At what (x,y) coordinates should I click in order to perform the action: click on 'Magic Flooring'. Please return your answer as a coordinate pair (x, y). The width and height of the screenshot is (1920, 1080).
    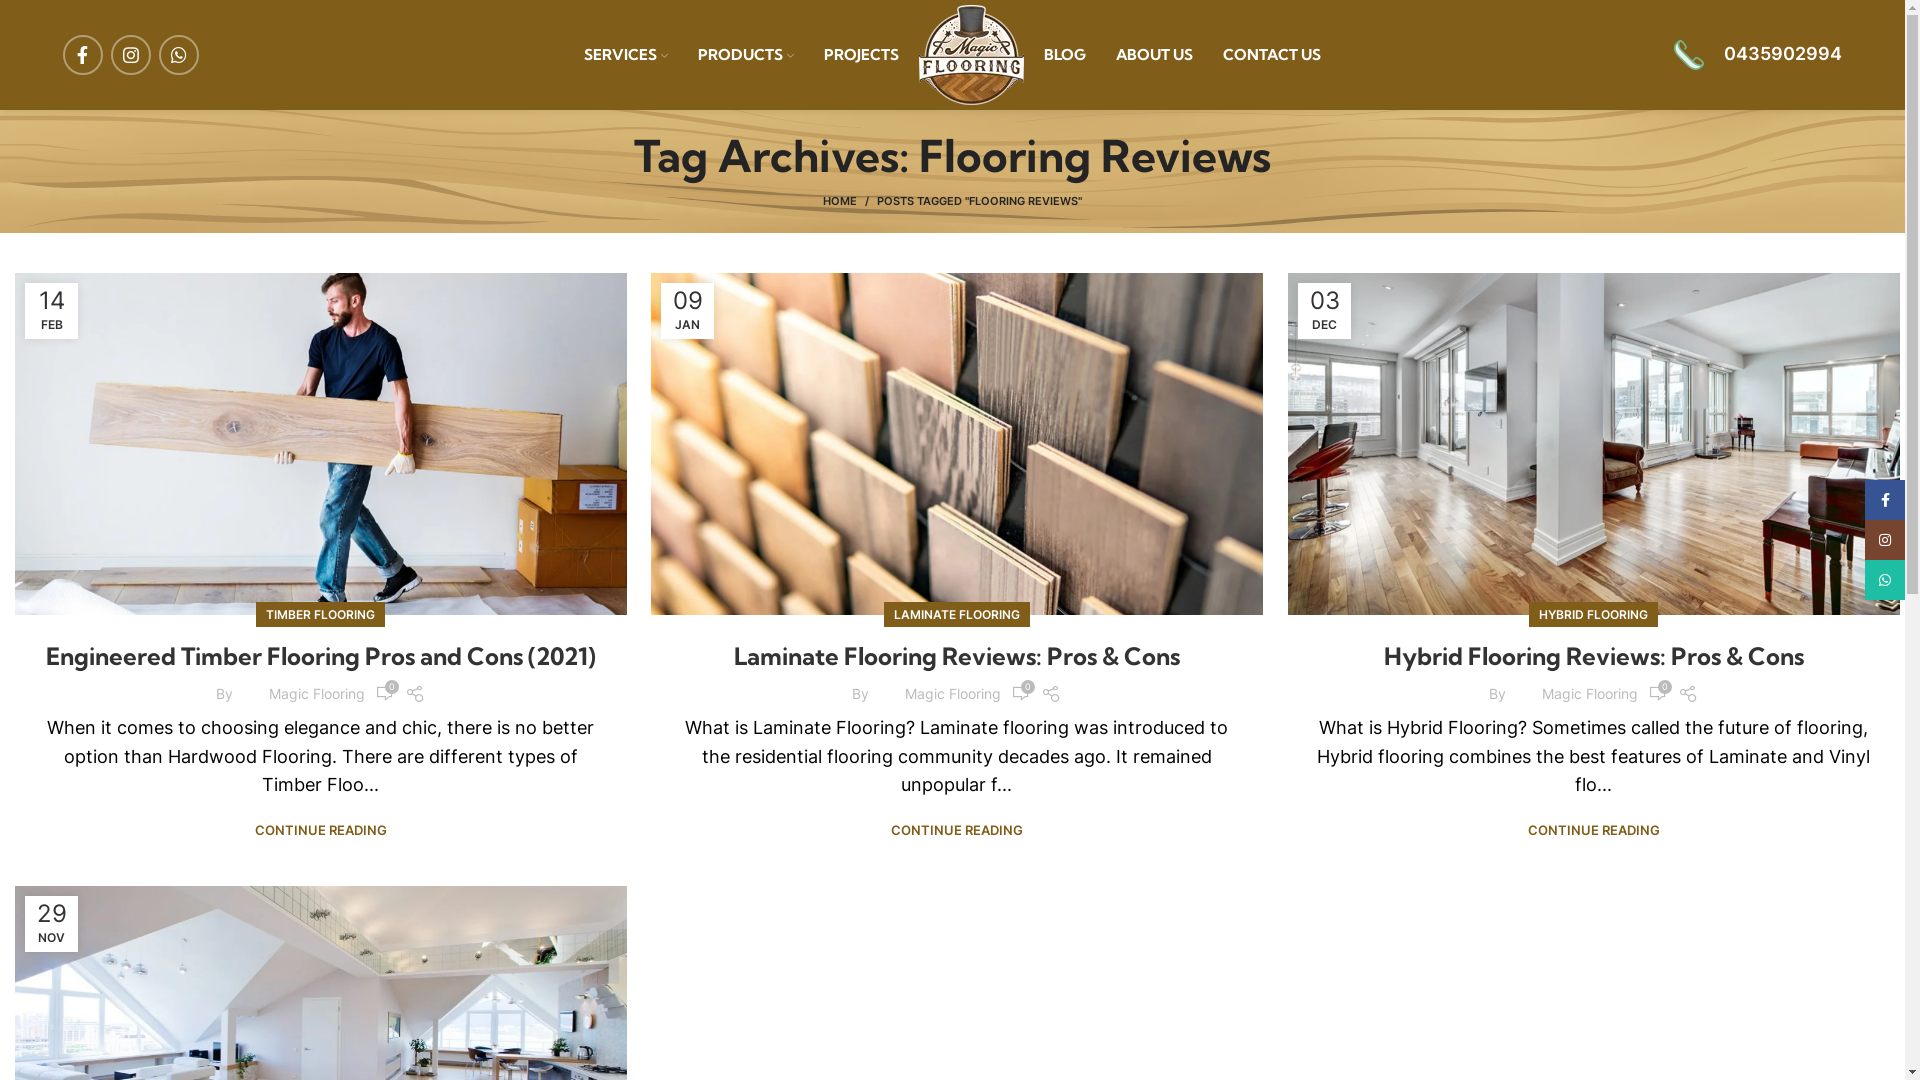
    Looking at the image, I should click on (952, 692).